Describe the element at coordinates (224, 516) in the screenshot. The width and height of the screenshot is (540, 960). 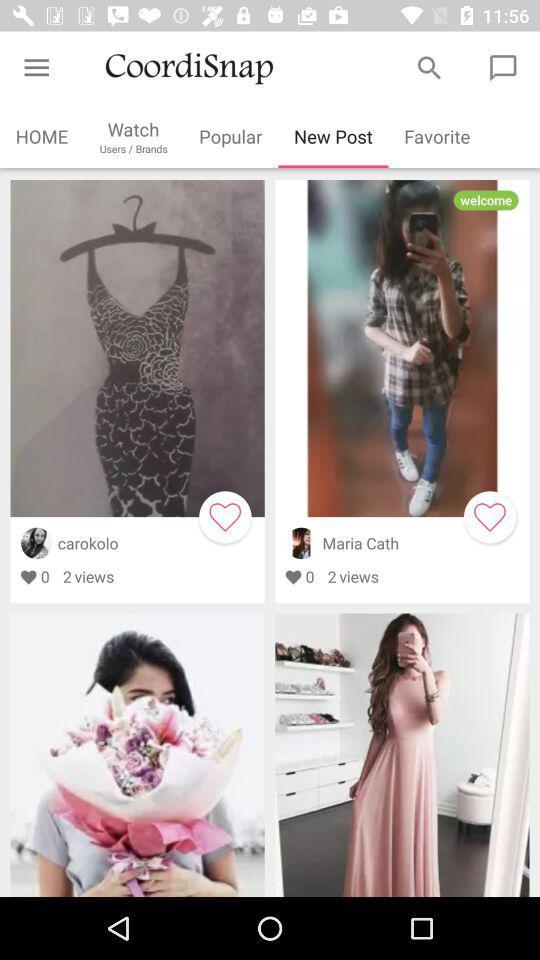
I see `orange box flashing on heart sign` at that location.